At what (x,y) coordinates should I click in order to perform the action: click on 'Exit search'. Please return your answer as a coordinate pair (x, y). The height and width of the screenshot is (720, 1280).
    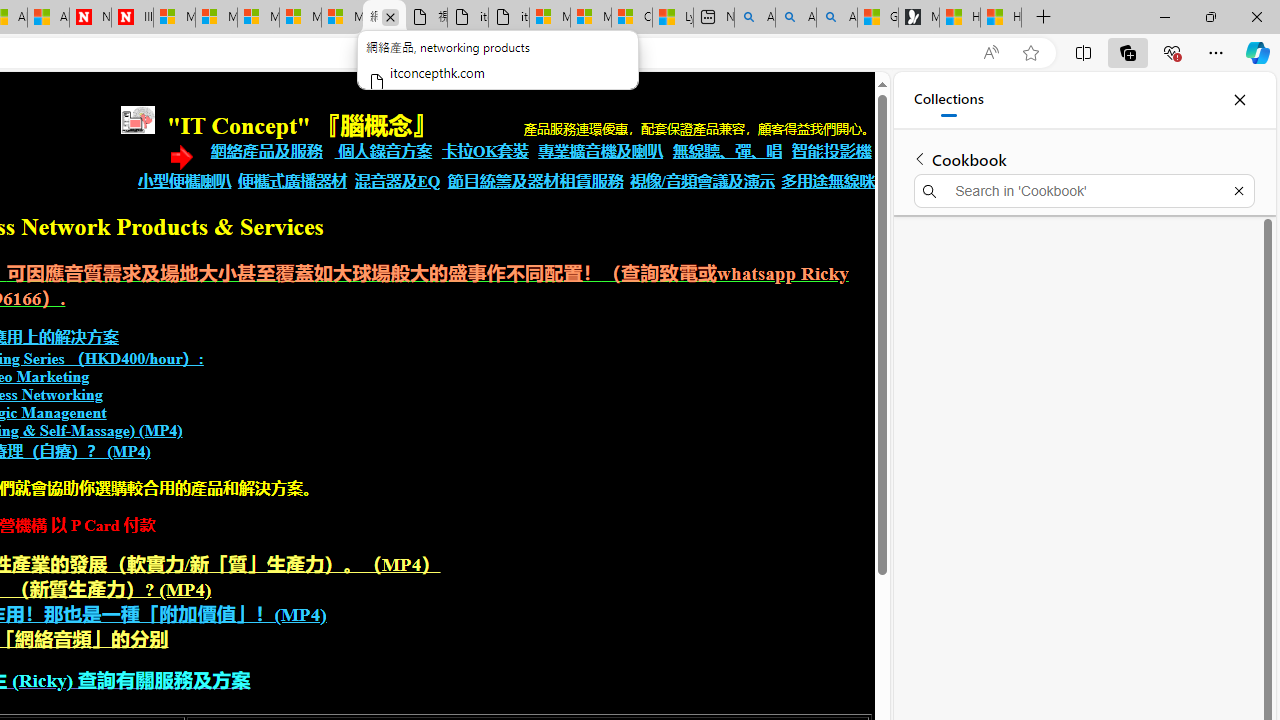
    Looking at the image, I should click on (1238, 191).